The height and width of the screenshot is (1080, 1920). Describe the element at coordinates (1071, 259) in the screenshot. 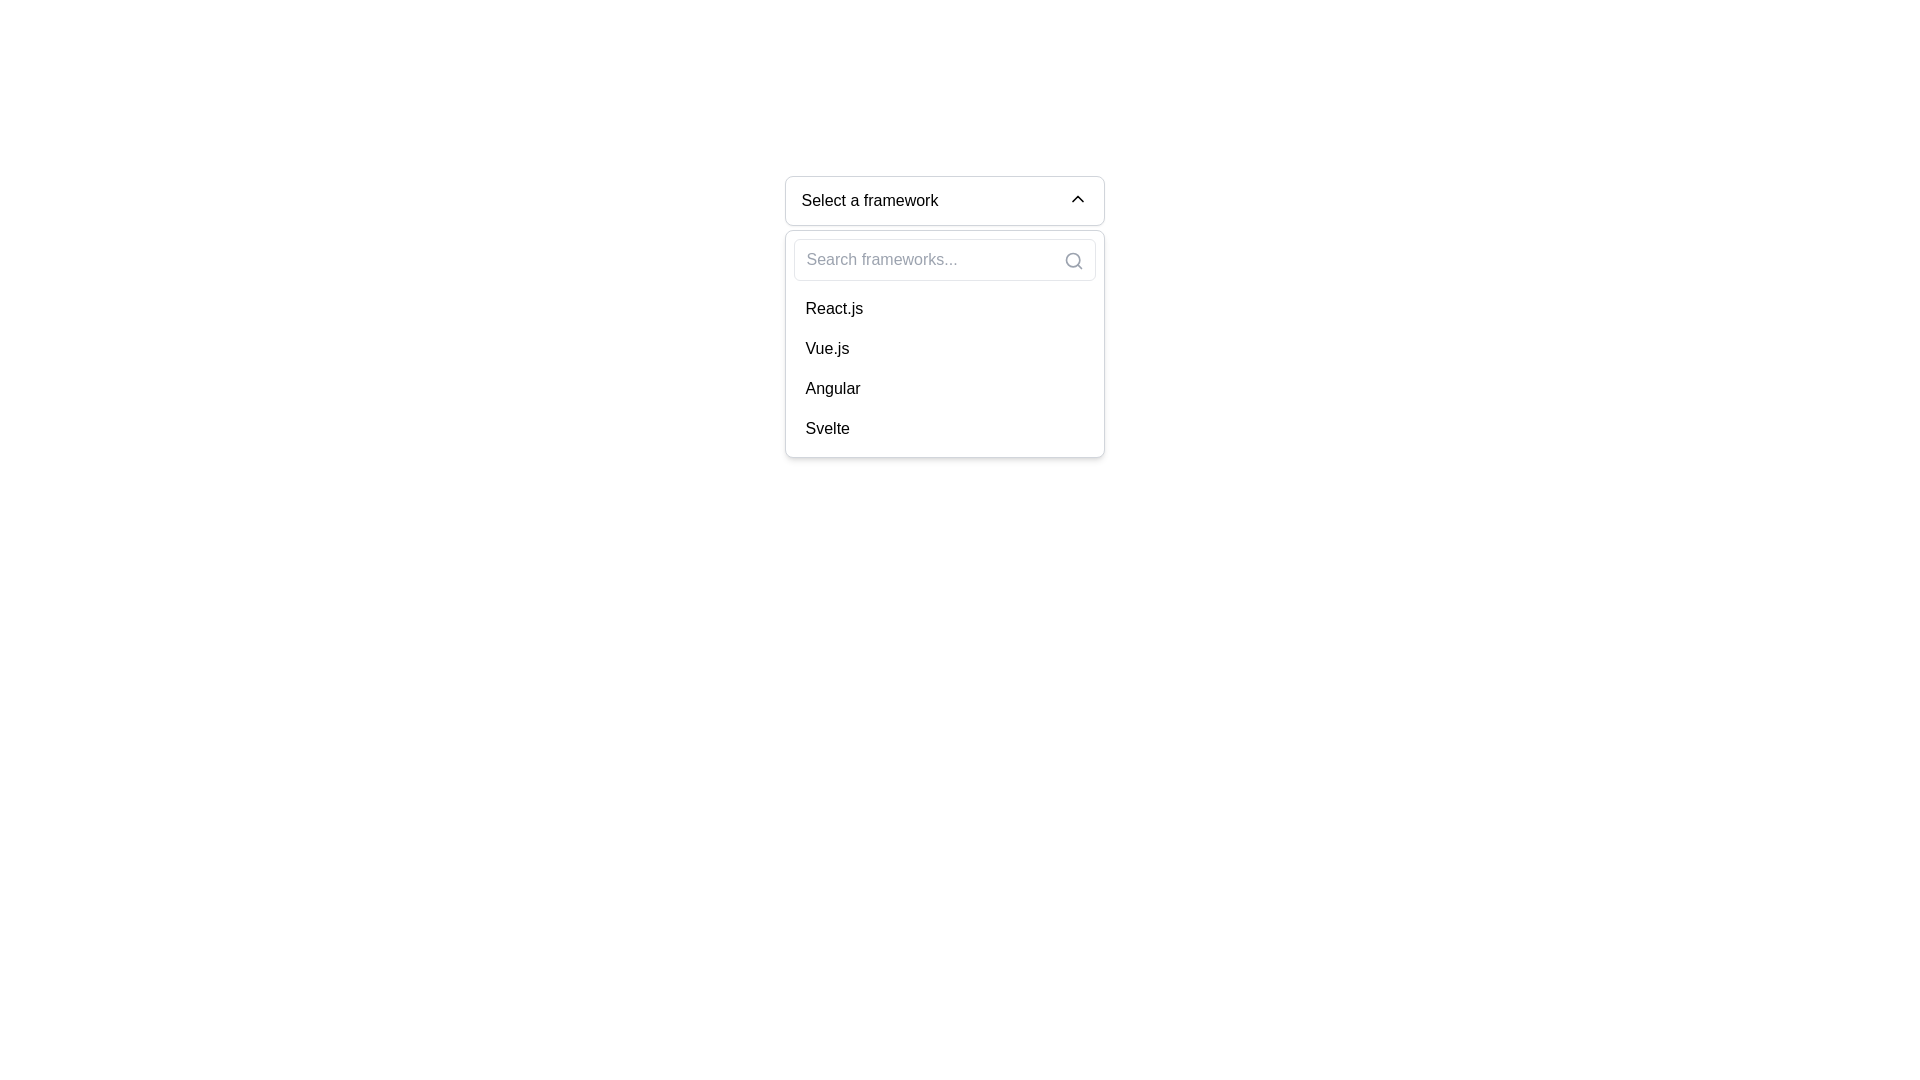

I see `the graphical circle element representing a part of the magnifying glass icon located at the top-right corner of the dropdown's input box` at that location.